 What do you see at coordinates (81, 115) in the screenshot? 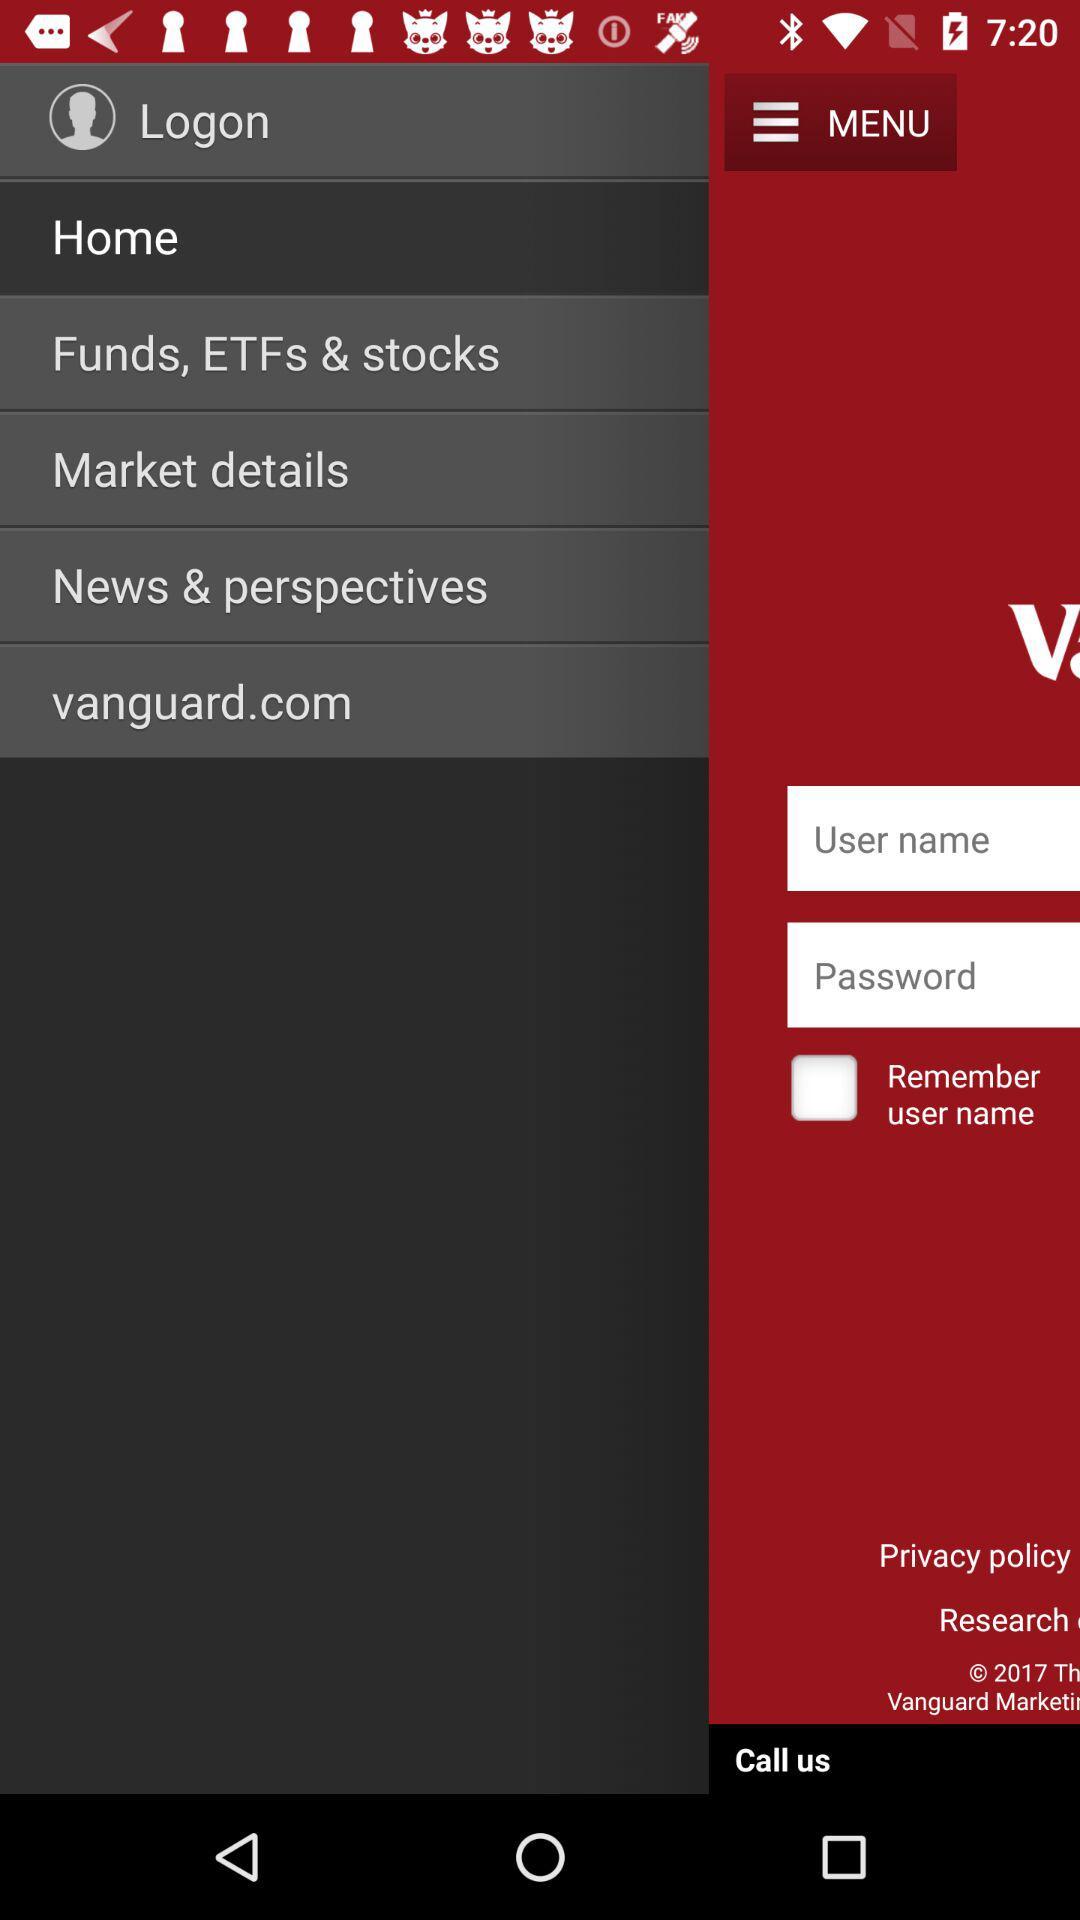
I see `item to the left of logon` at bounding box center [81, 115].